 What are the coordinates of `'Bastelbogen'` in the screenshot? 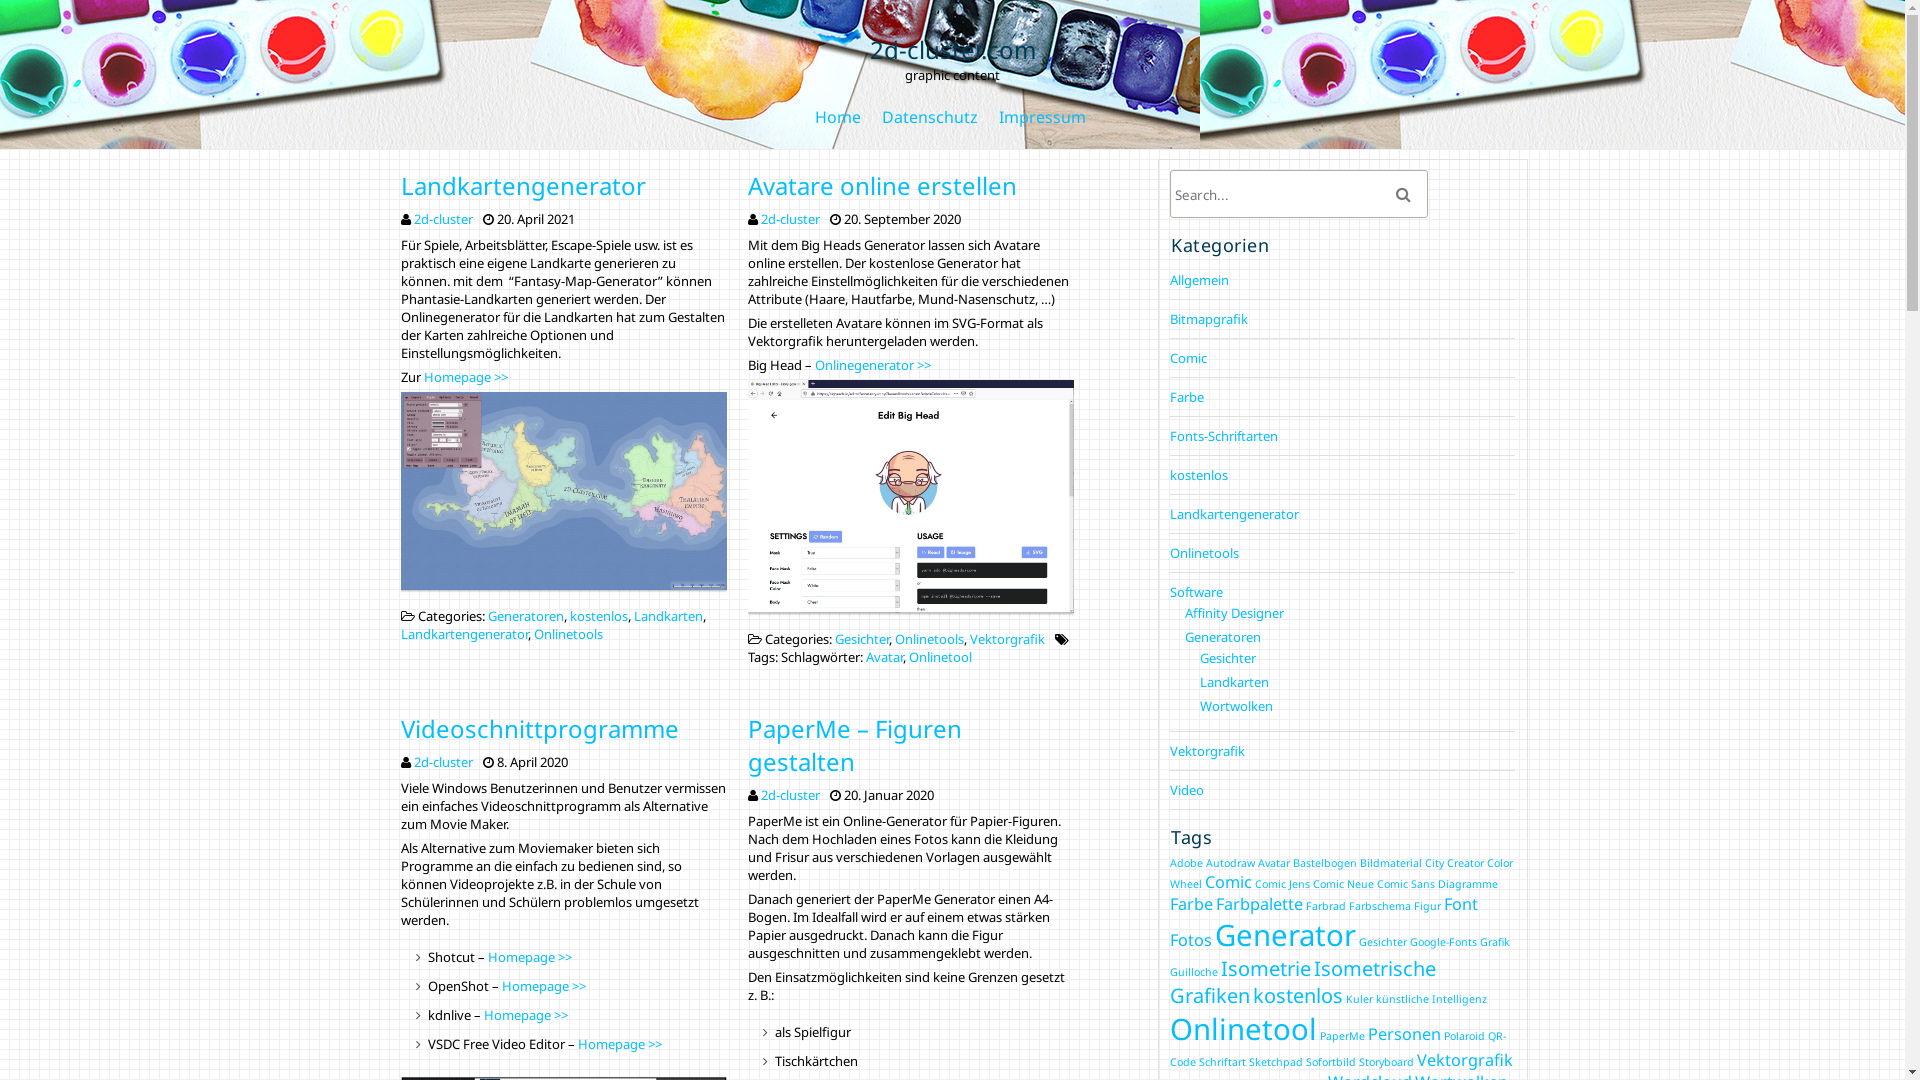 It's located at (1324, 862).